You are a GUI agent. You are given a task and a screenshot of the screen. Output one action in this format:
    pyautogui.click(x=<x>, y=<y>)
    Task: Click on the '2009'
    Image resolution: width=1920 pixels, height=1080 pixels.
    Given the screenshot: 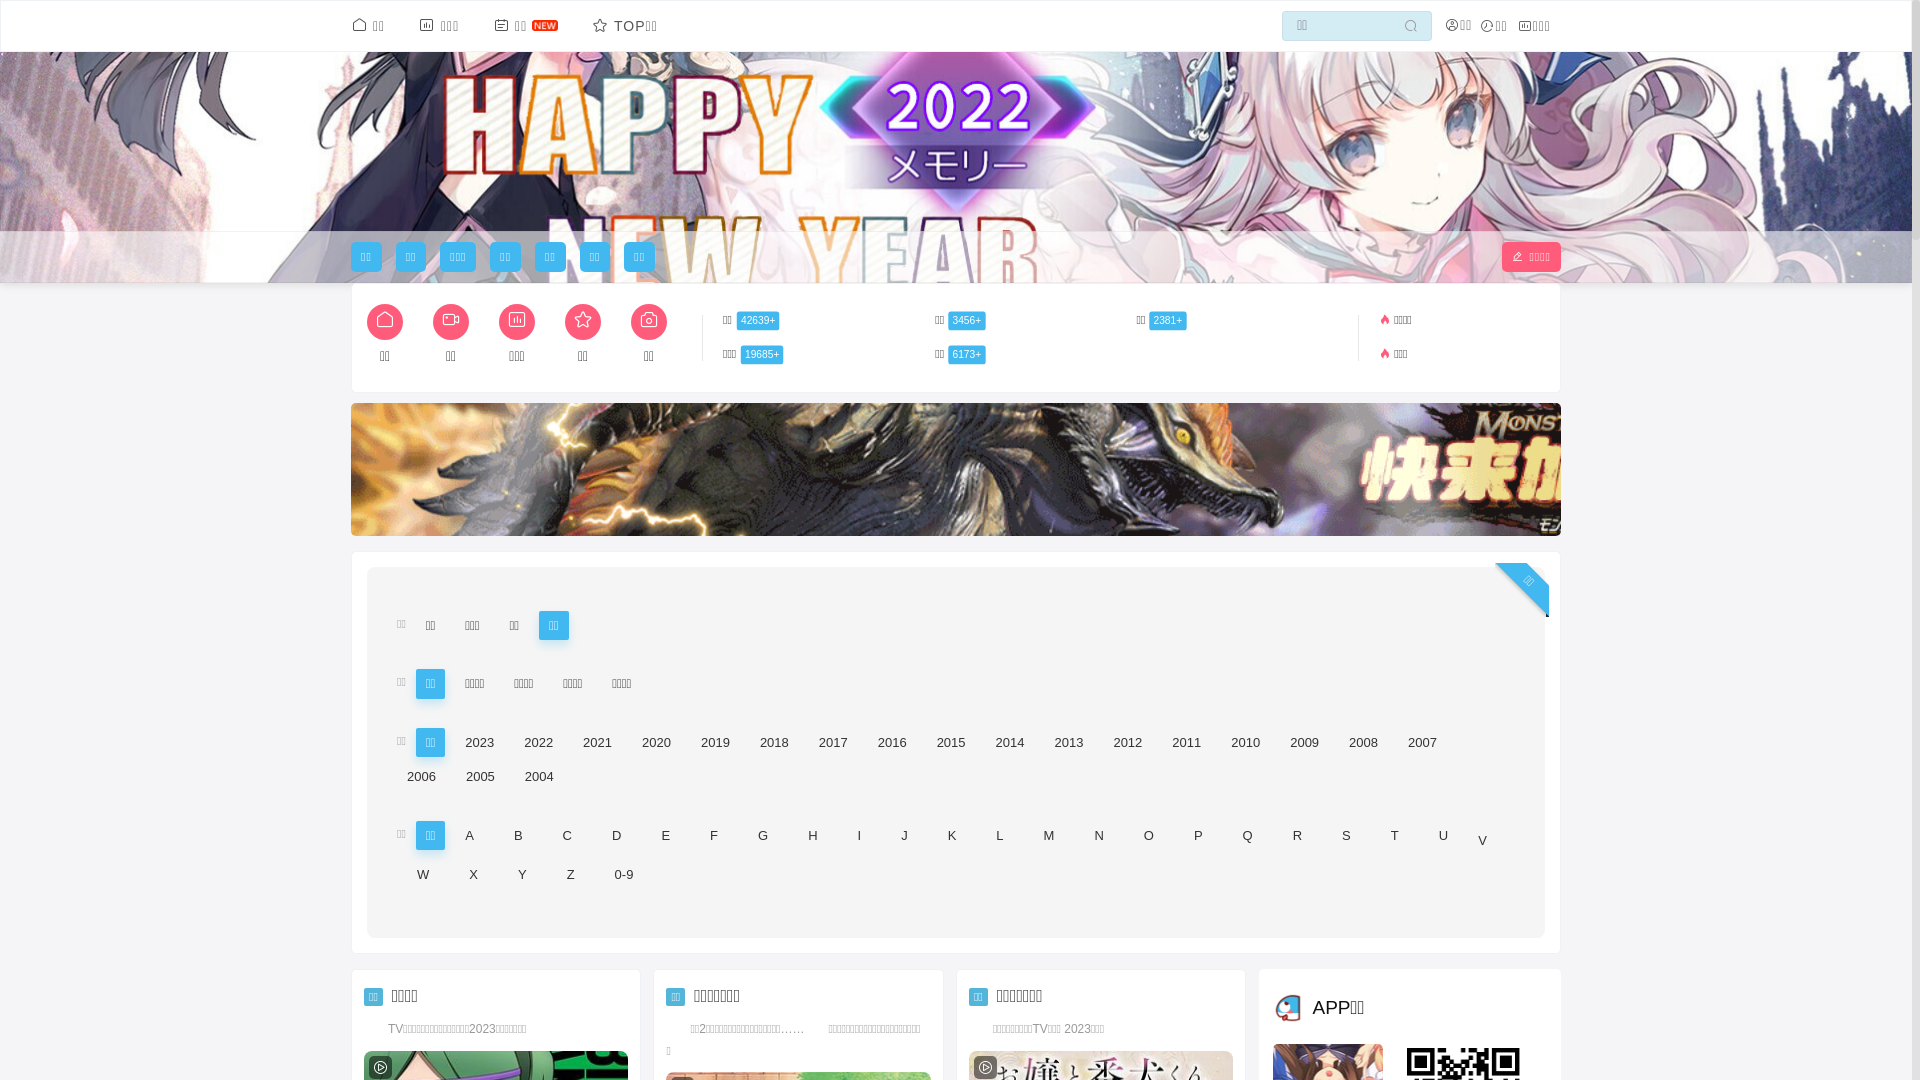 What is the action you would take?
    pyautogui.click(x=1304, y=742)
    